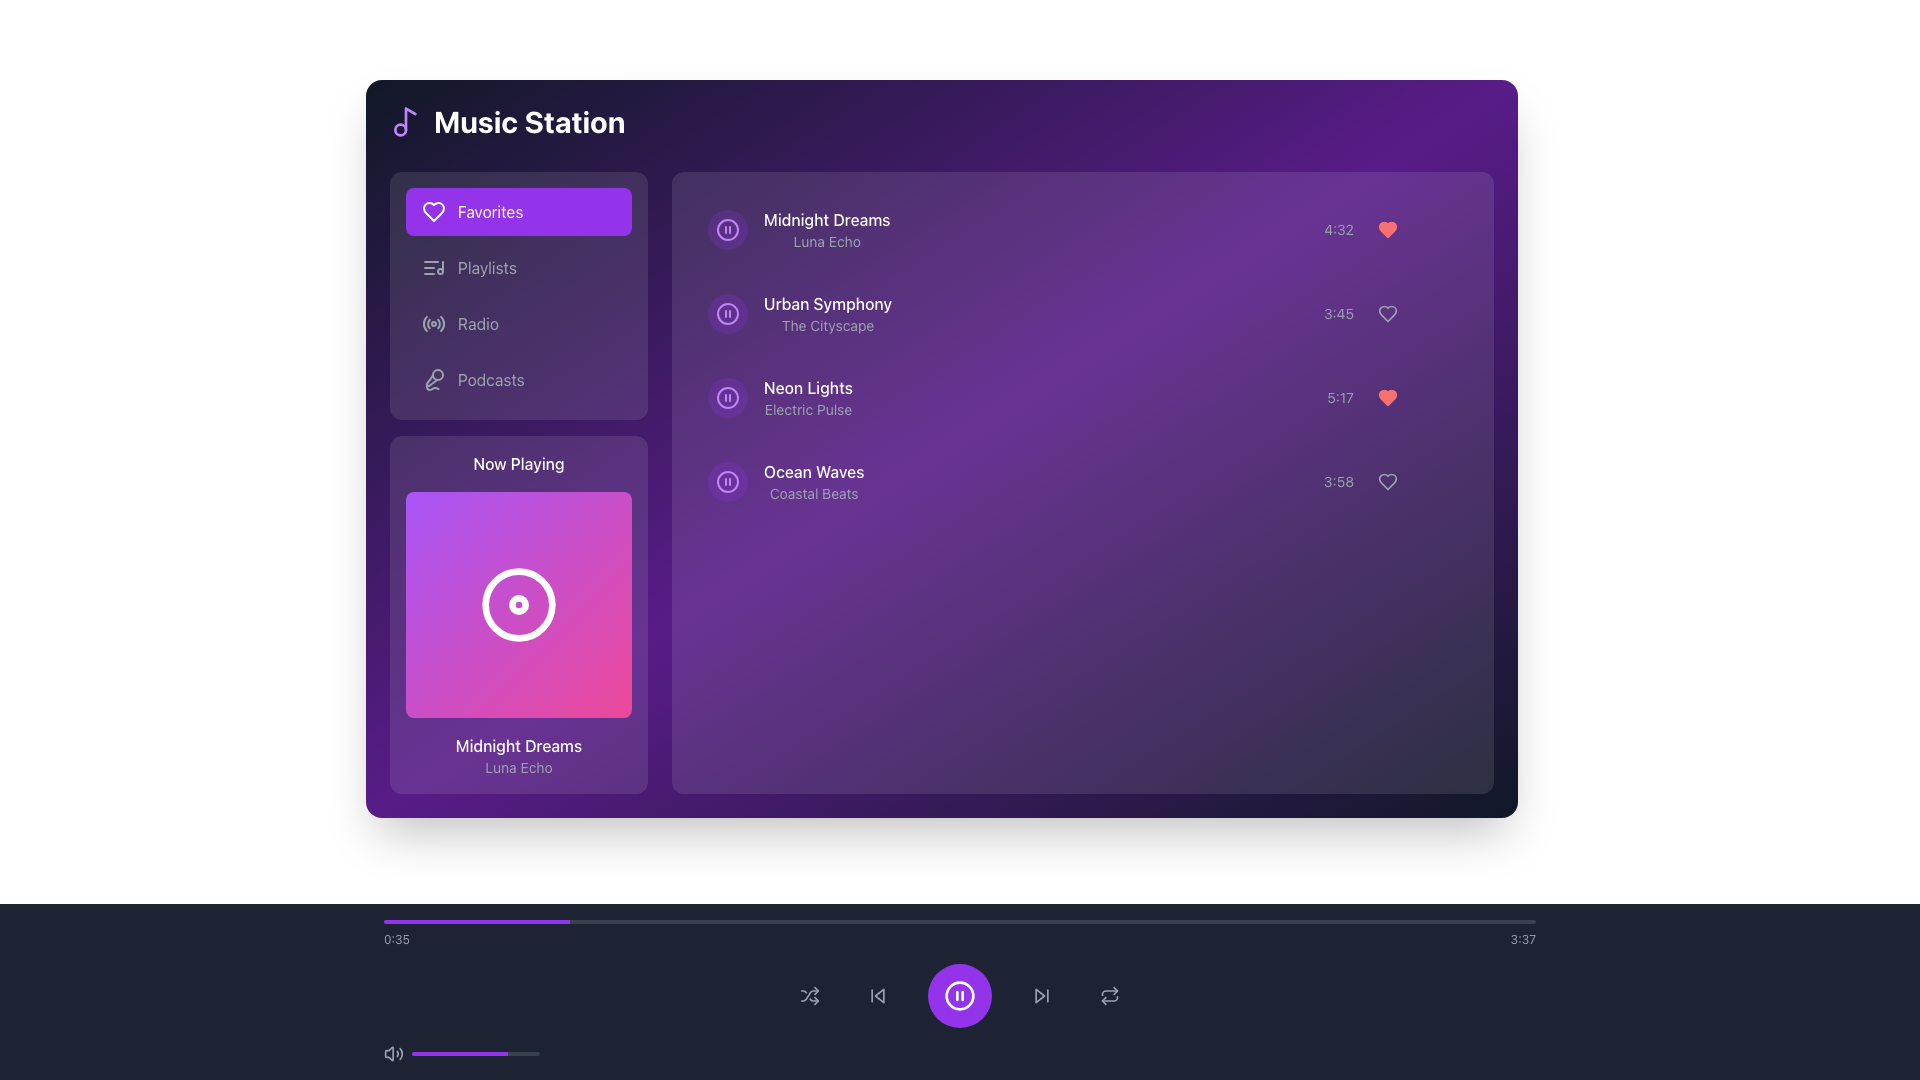  I want to click on the circular SVG graphic element that indicates currently playing music, located in the 'Now Playing' section of the left panel, which is the larger circle in the album display area, so click(518, 604).